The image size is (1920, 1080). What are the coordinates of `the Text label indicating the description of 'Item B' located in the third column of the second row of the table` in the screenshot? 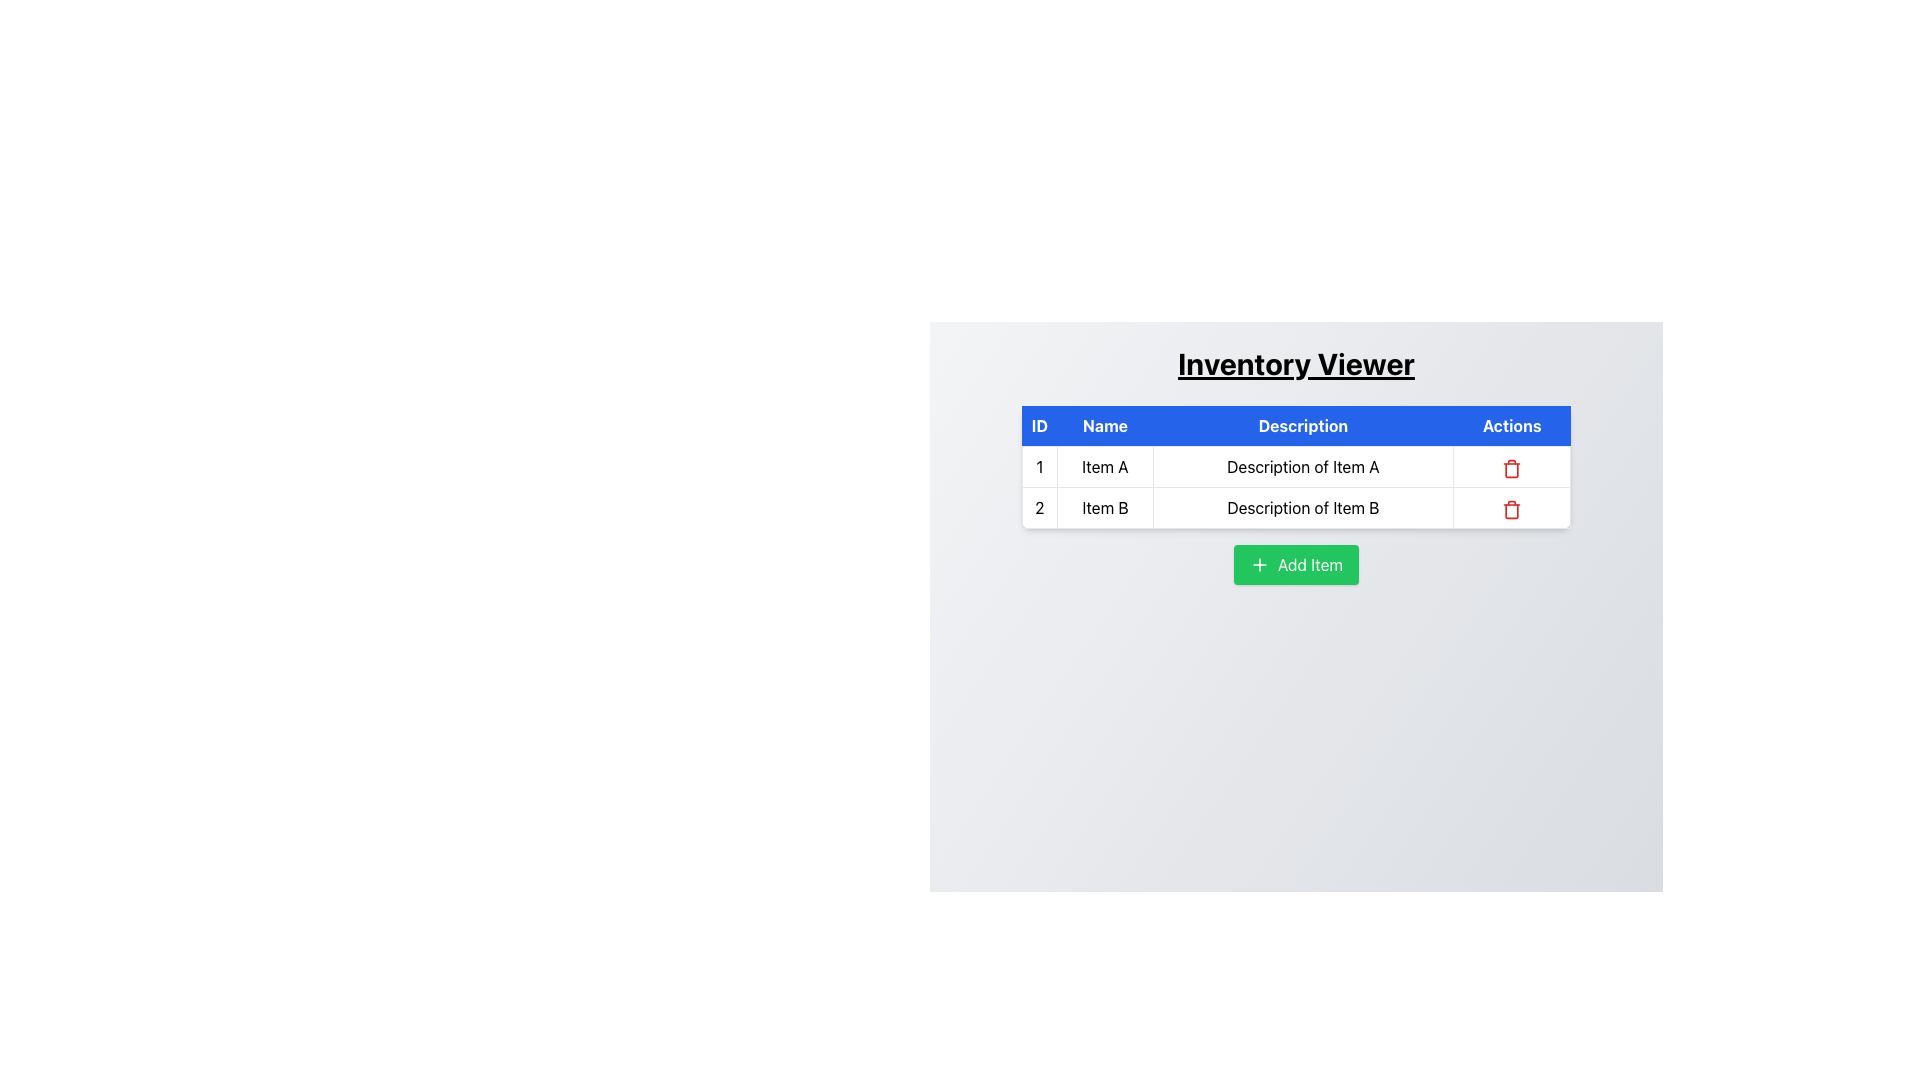 It's located at (1303, 507).